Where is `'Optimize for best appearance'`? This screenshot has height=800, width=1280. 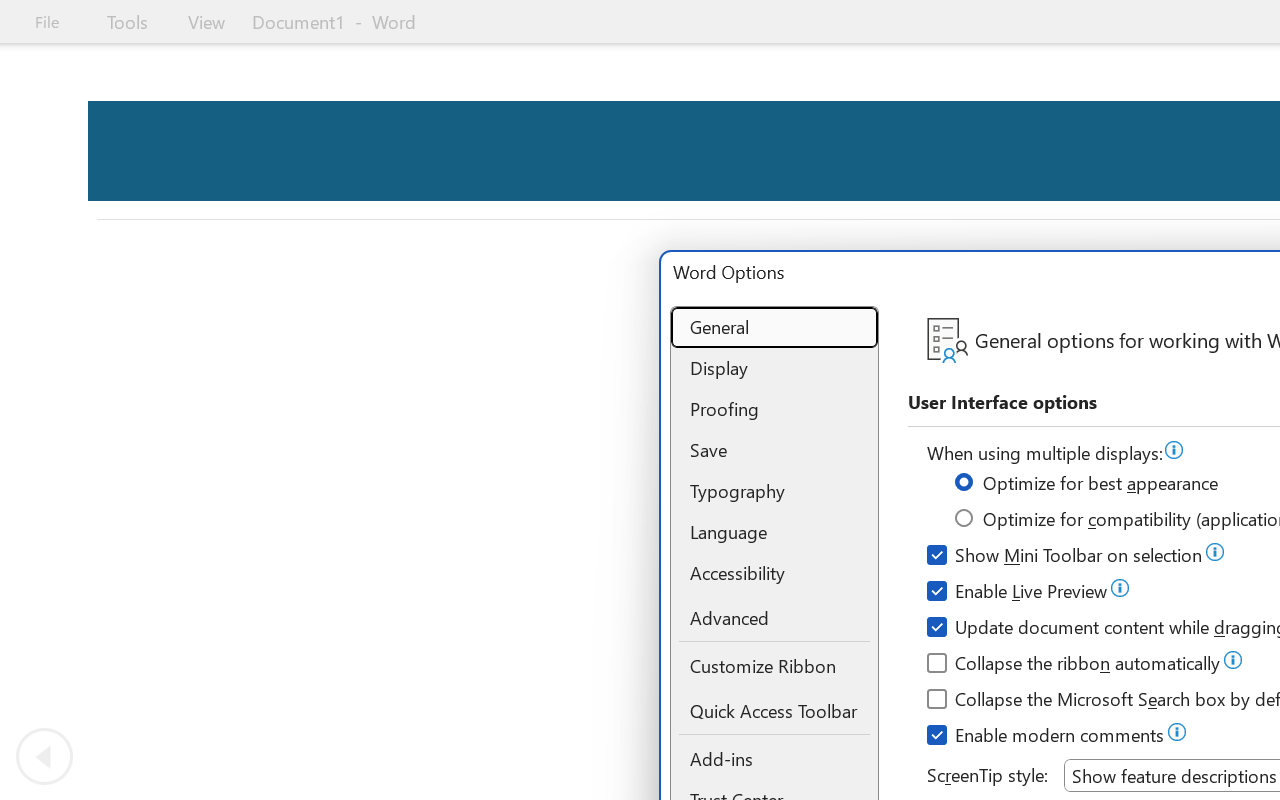 'Optimize for best appearance' is located at coordinates (1087, 486).